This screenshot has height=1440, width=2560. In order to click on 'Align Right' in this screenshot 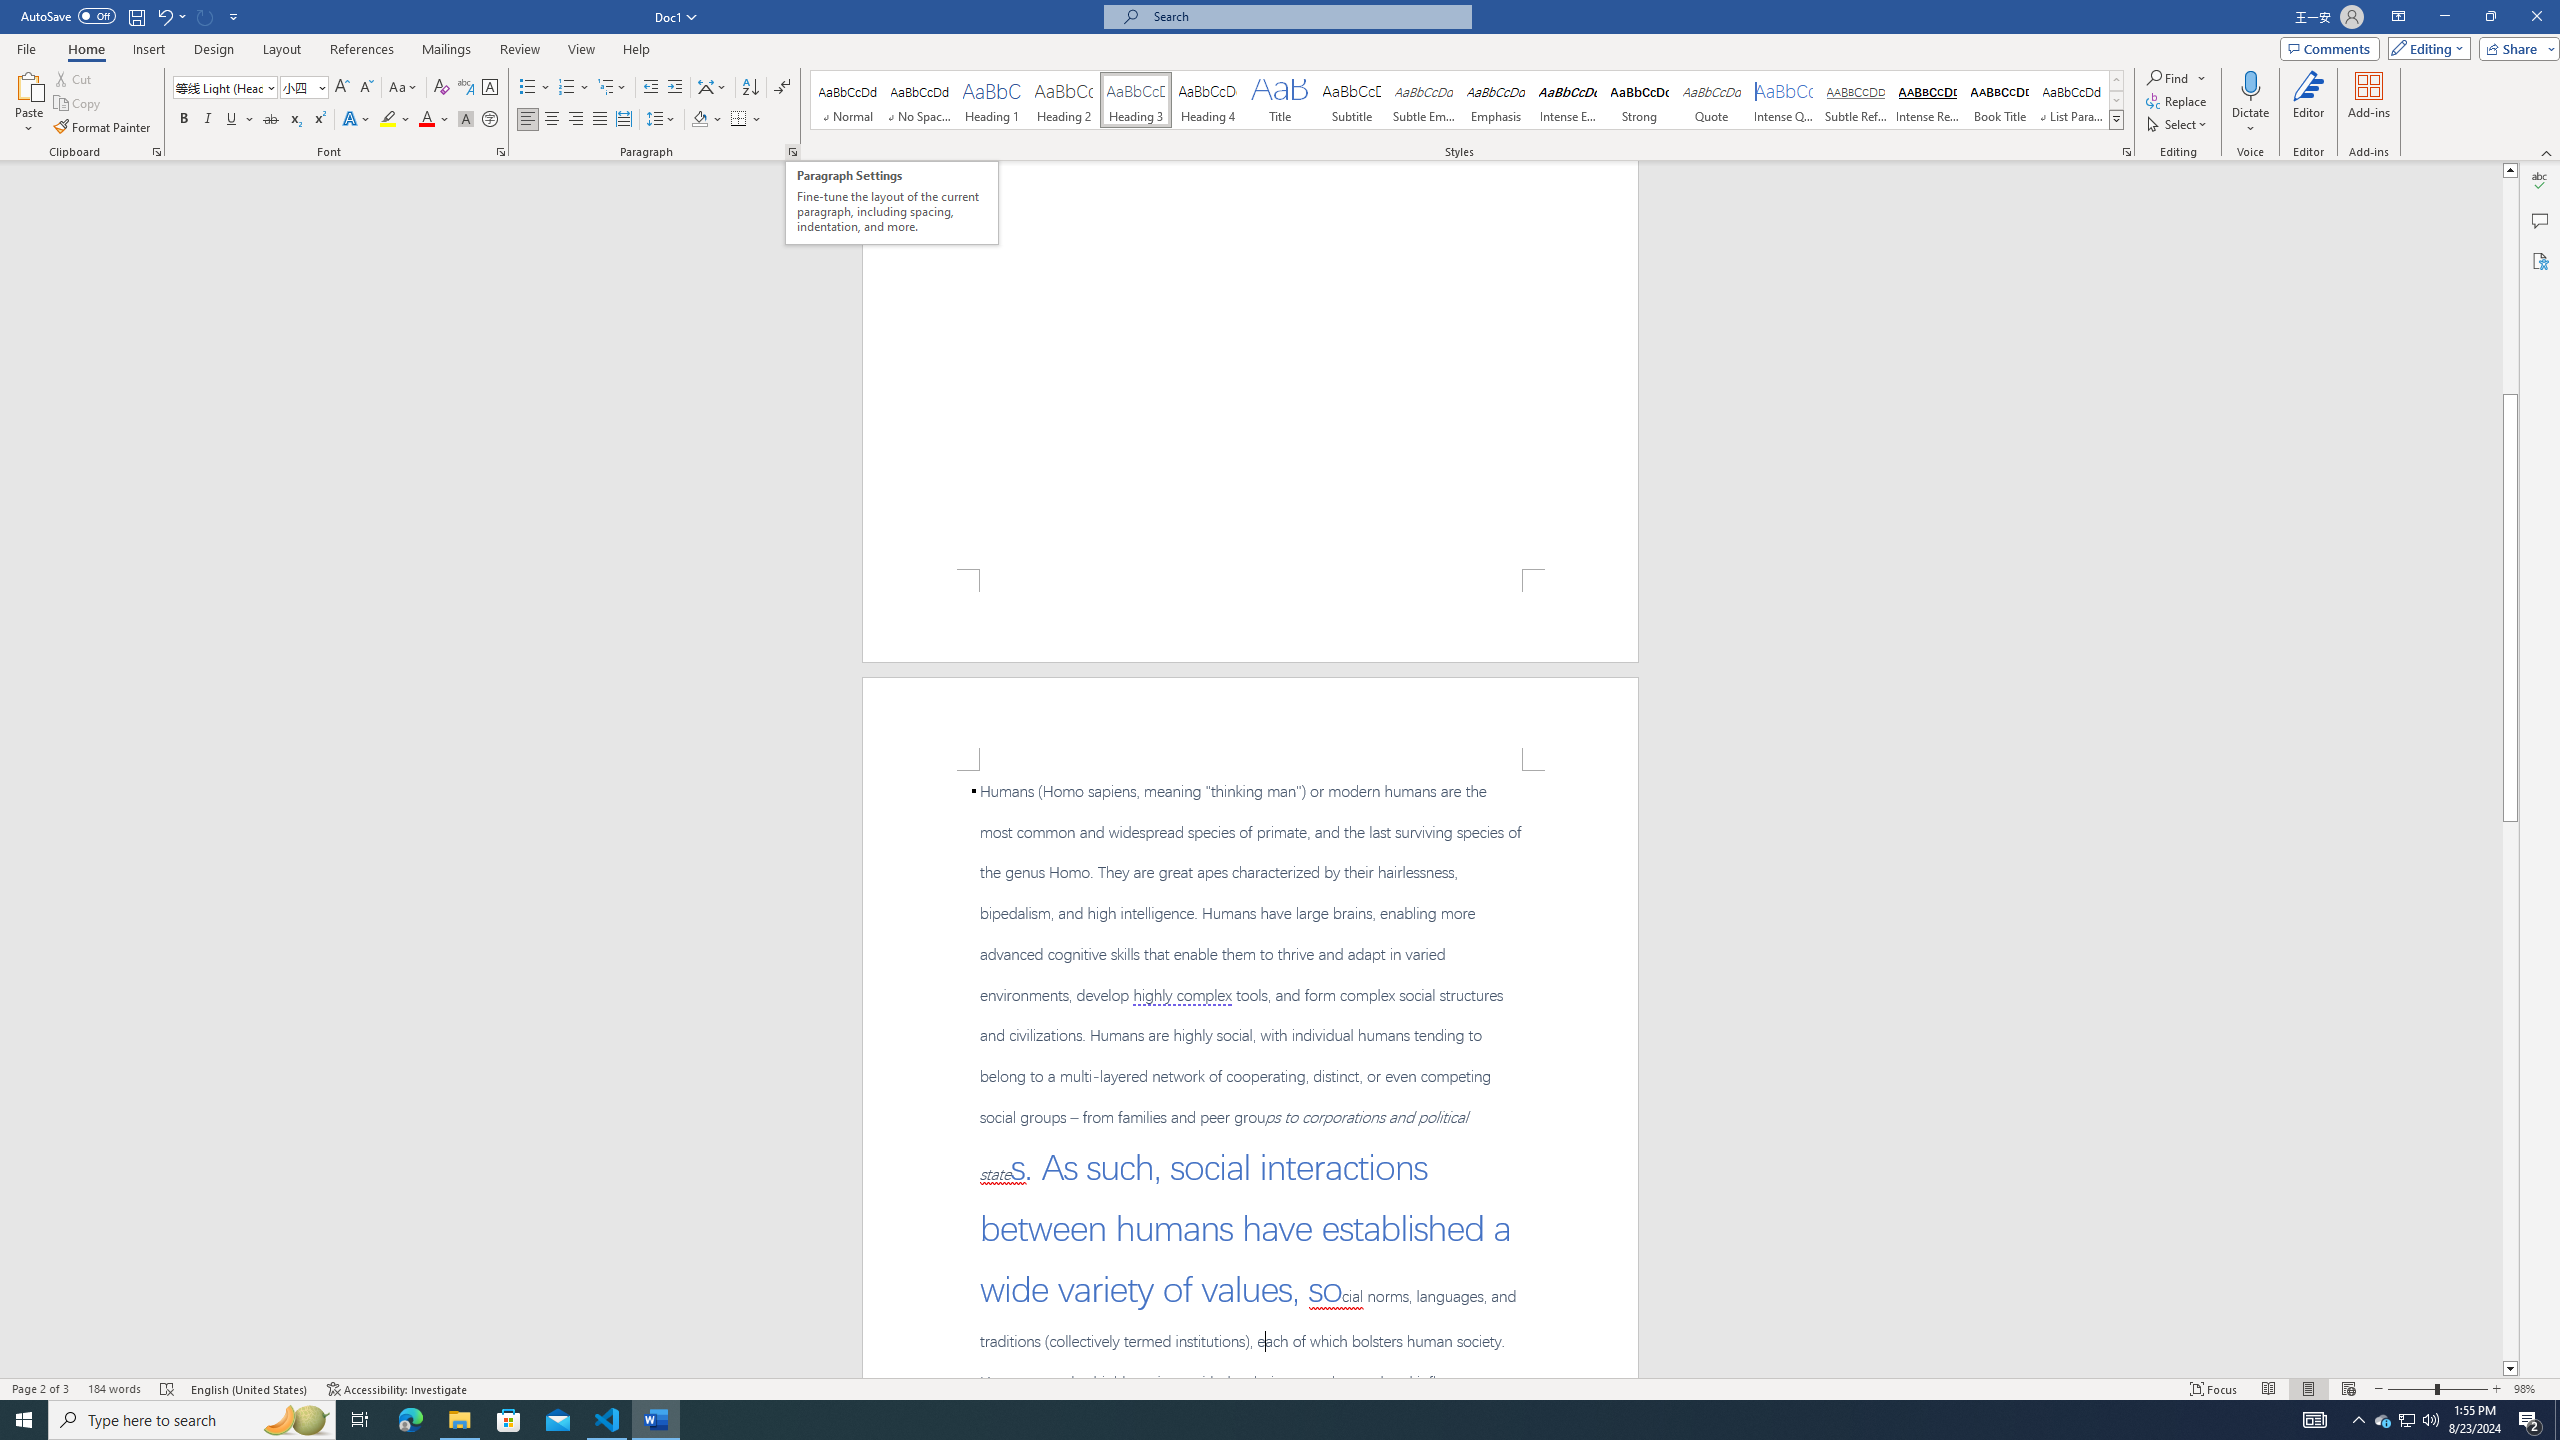, I will do `click(575, 118)`.